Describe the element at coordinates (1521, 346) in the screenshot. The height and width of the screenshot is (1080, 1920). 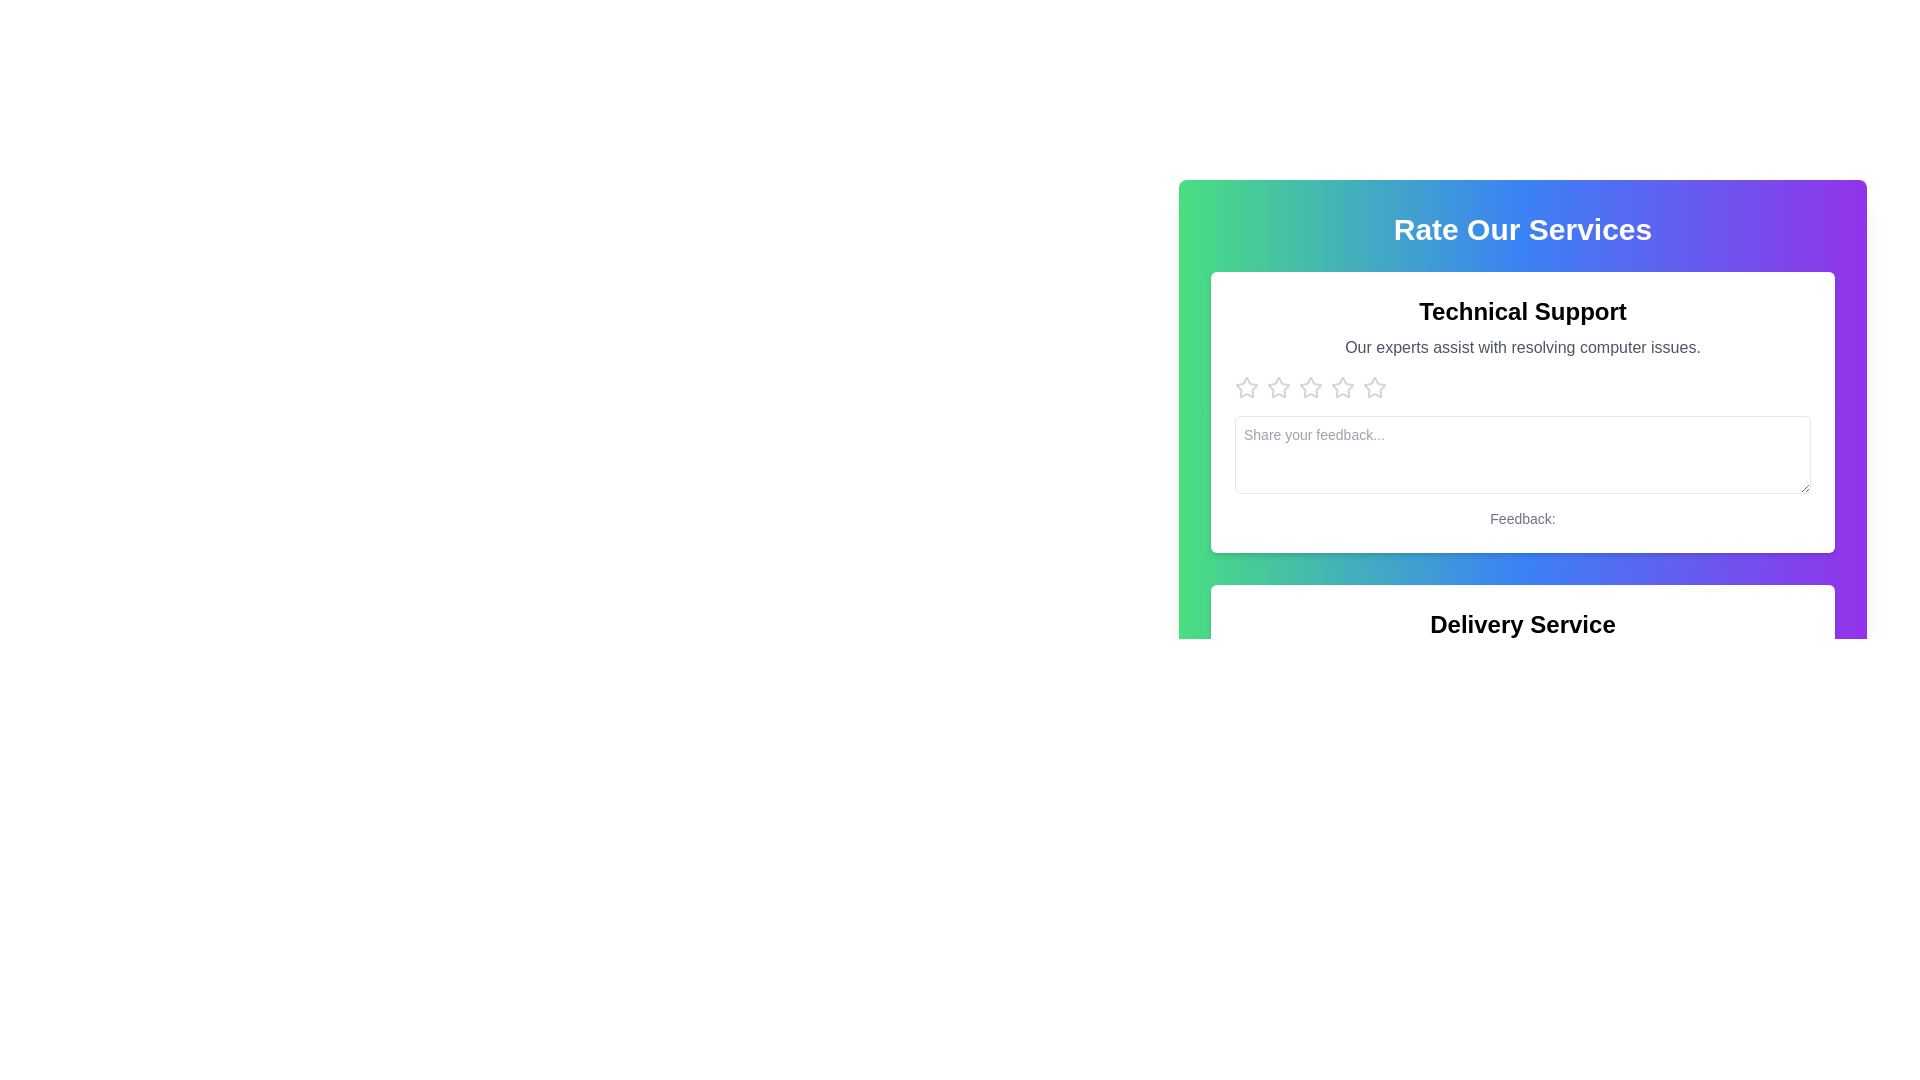
I see `text description labeled 'Our experts assist with resolving computer issues.' which is styled in gray color and located below the title 'Technical Support'` at that location.